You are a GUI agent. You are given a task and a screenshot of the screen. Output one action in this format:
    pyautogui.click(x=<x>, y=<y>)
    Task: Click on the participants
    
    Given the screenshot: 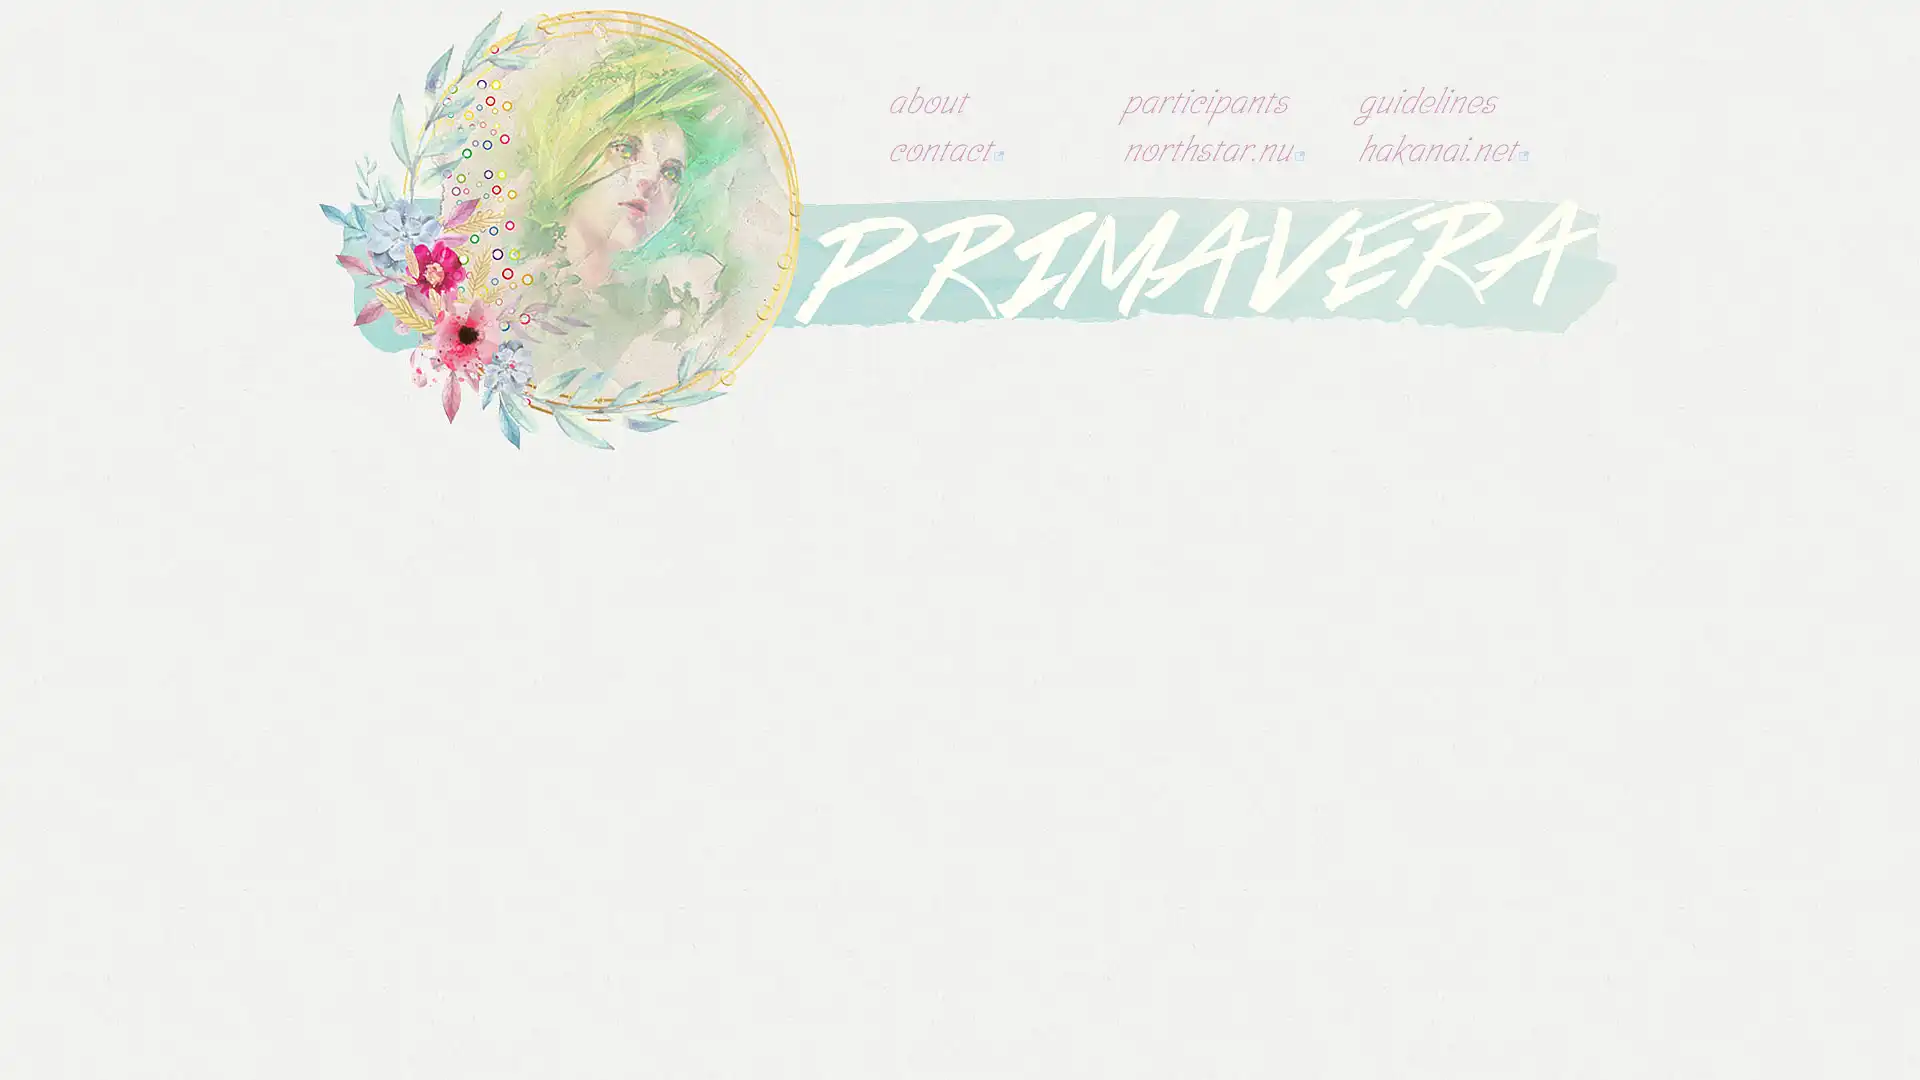 What is the action you would take?
    pyautogui.click(x=1204, y=100)
    